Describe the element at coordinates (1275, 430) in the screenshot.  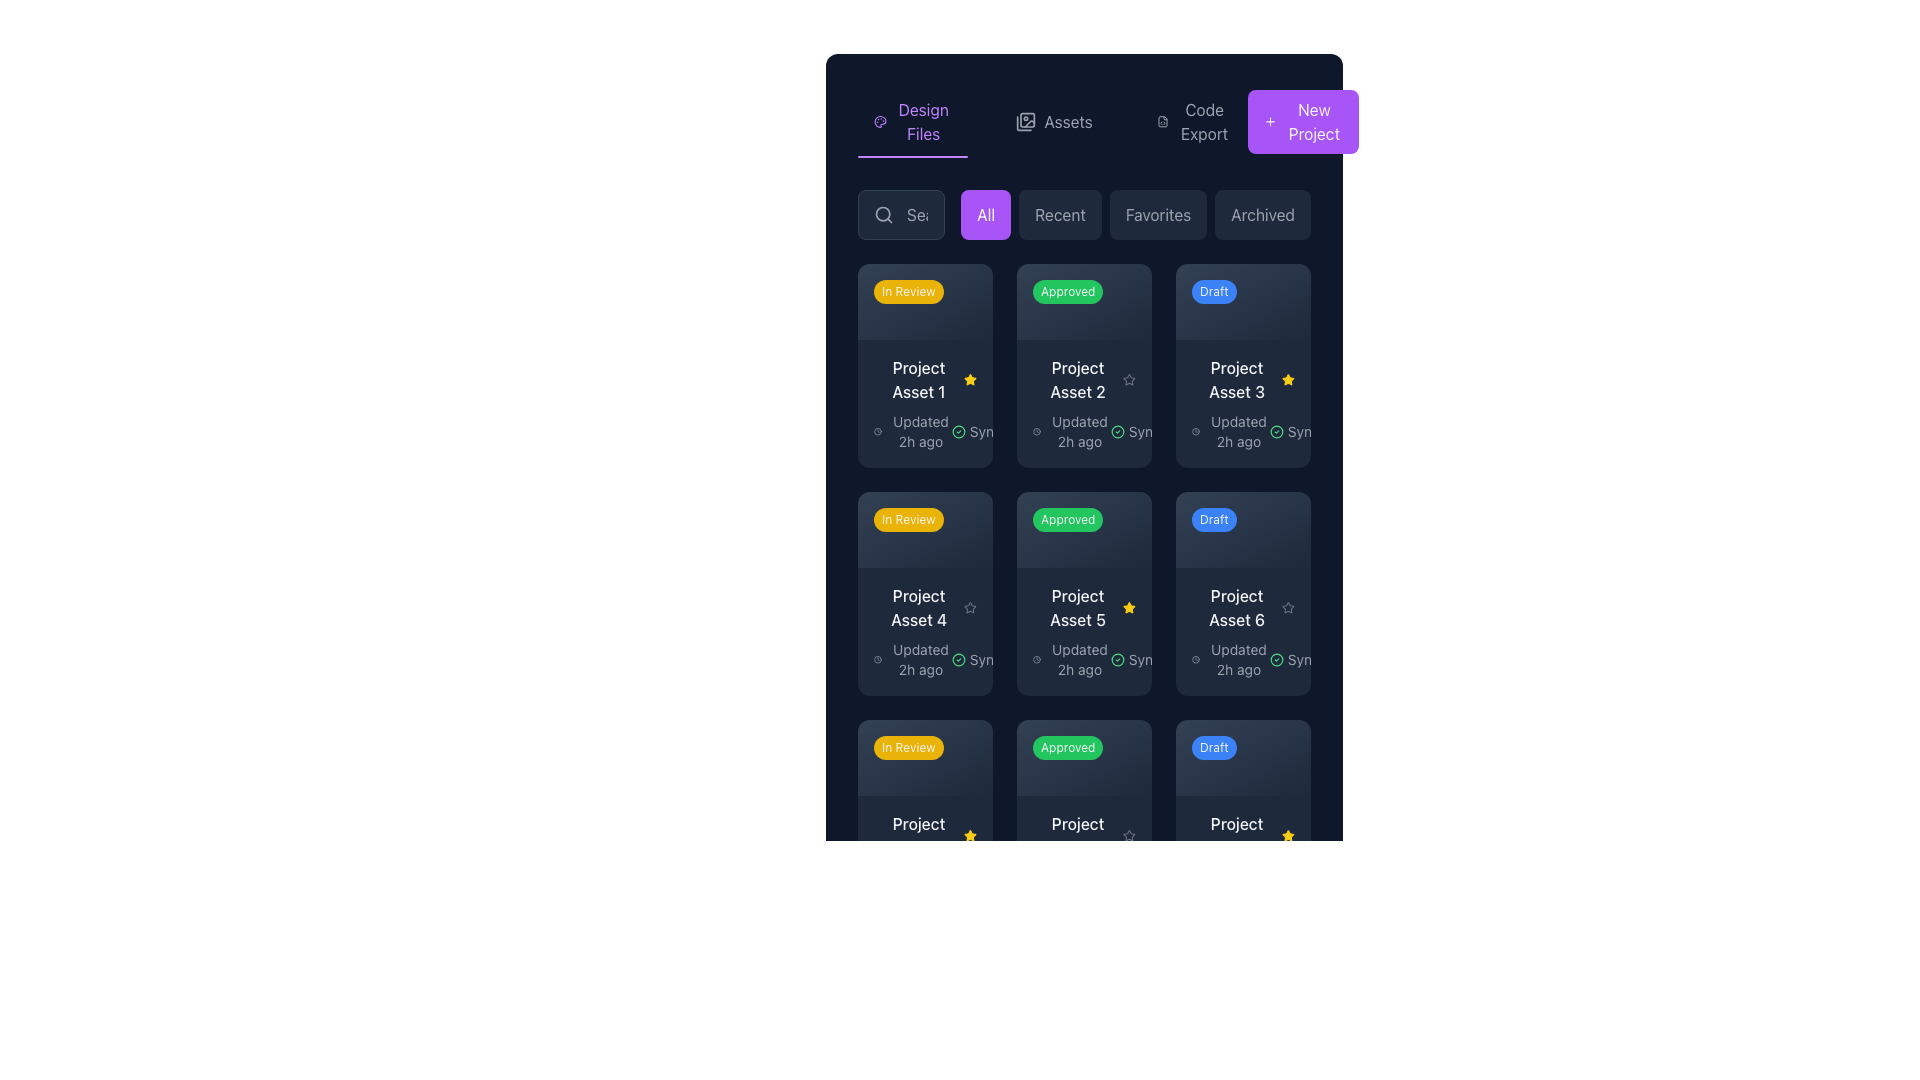
I see `the circle SVG element representing the status of 'Project Asset 3' located in the top row's third column` at that location.